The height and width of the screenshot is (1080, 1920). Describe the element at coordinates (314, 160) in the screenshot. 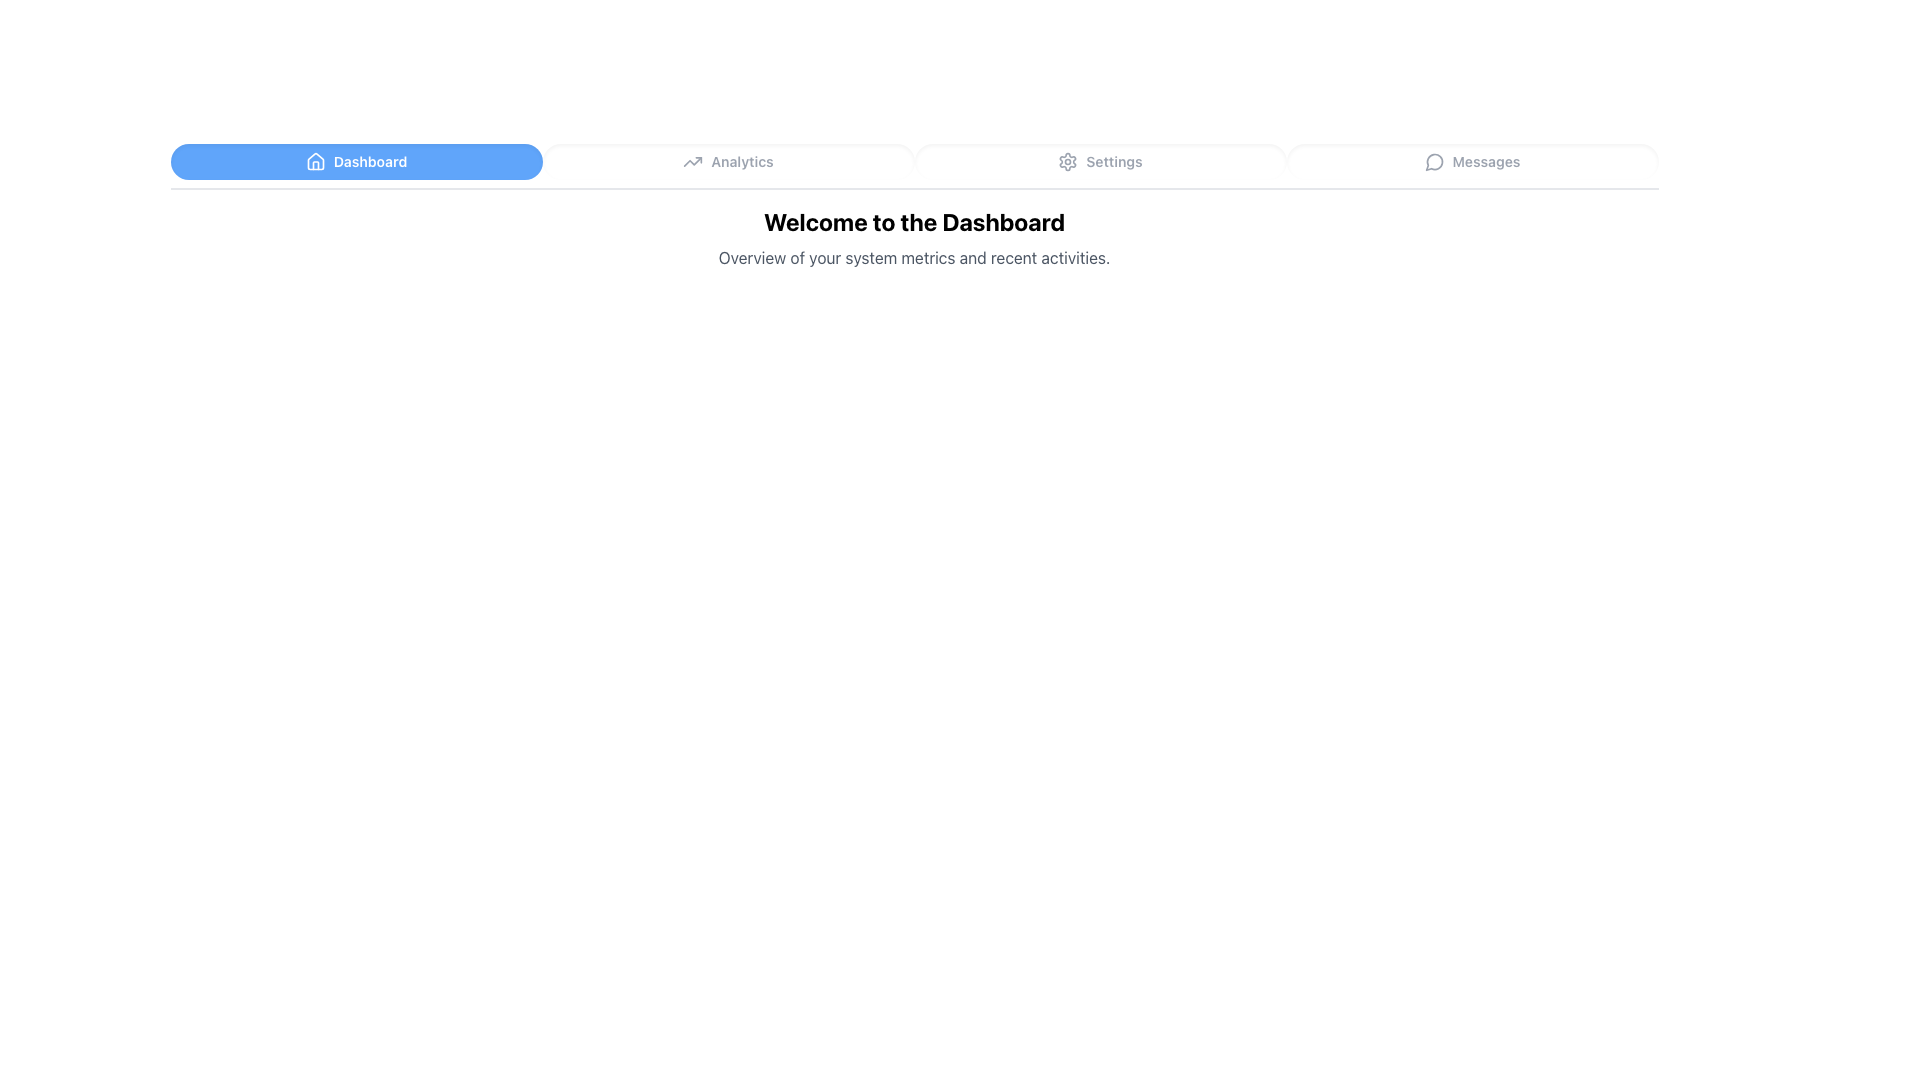

I see `the house icon in the navigation bar preceding the 'Dashboard' text label` at that location.